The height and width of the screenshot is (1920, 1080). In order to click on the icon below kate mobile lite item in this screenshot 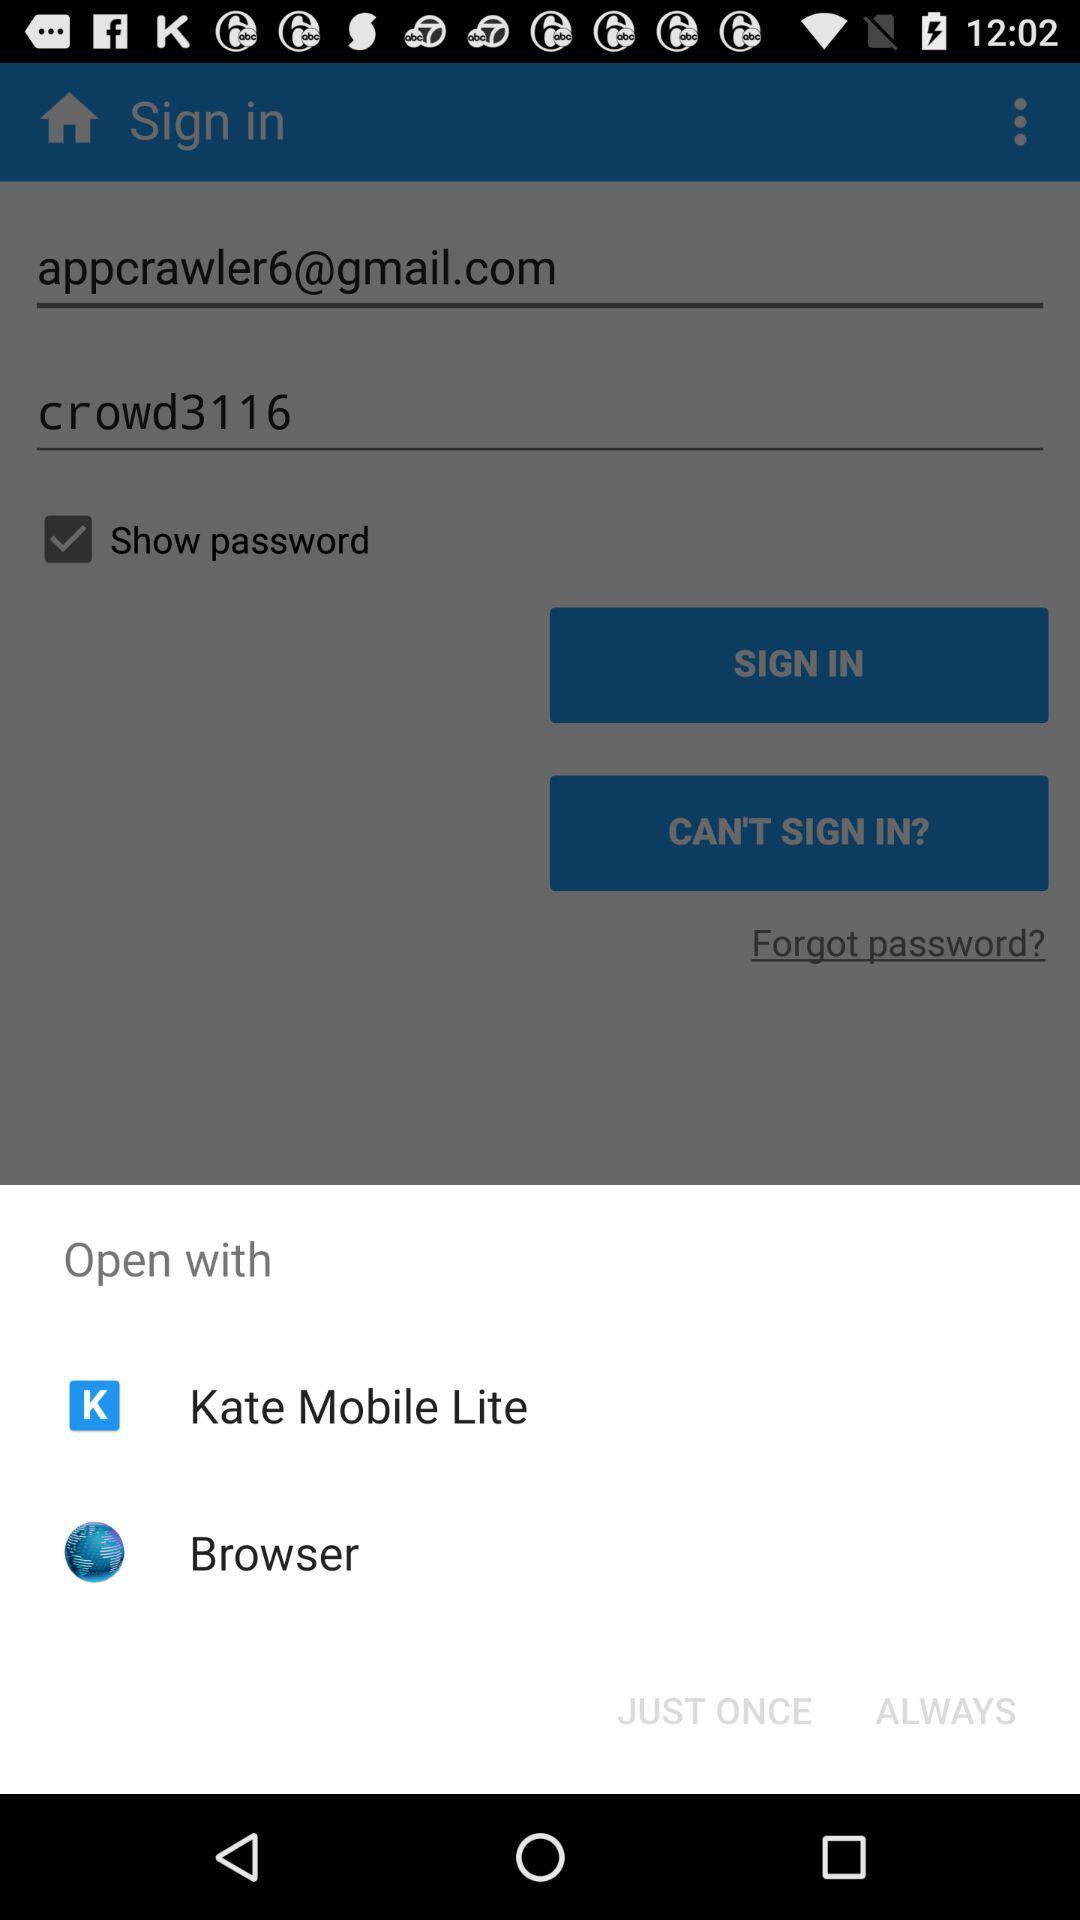, I will do `click(274, 1551)`.